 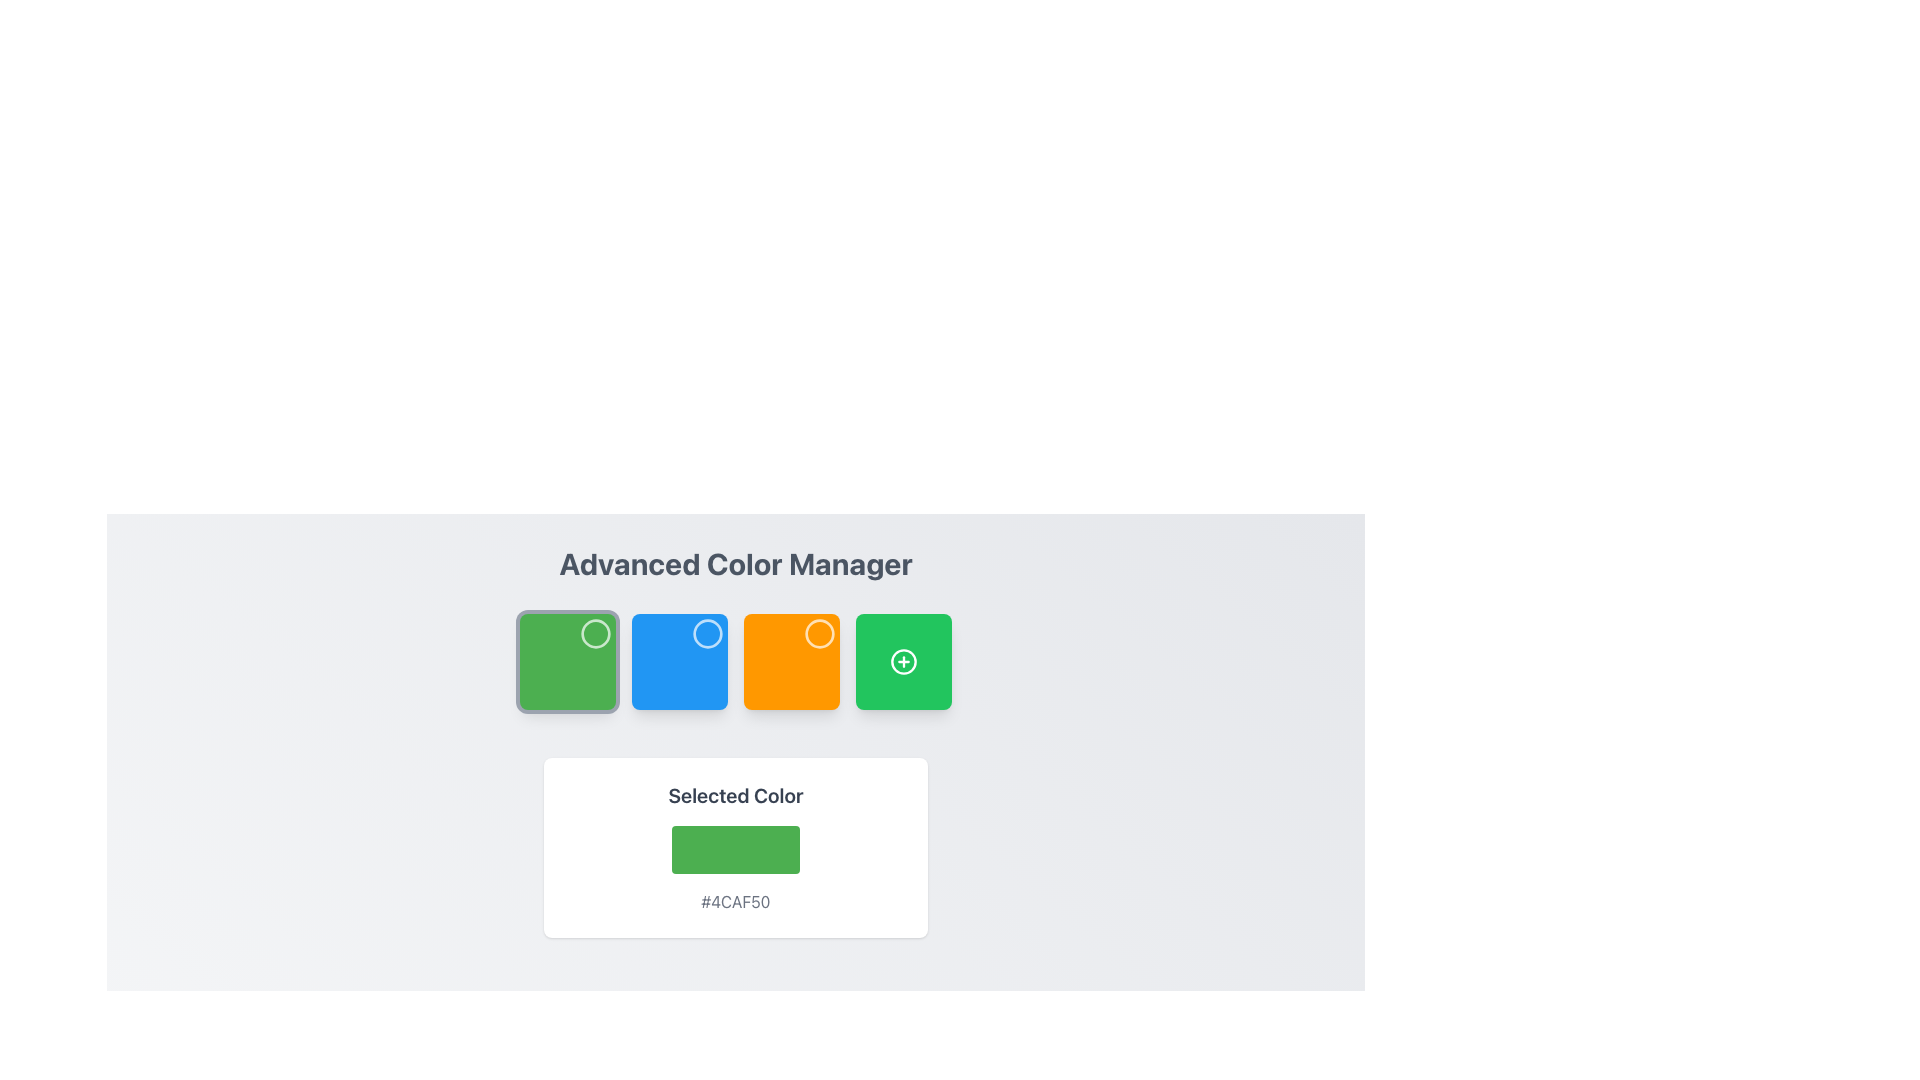 I want to click on the Circle icon located in the second green square tile from the left, positioned below the 'Advanced Color Manager' title and above the 'Selected Color' display box, so click(x=594, y=633).